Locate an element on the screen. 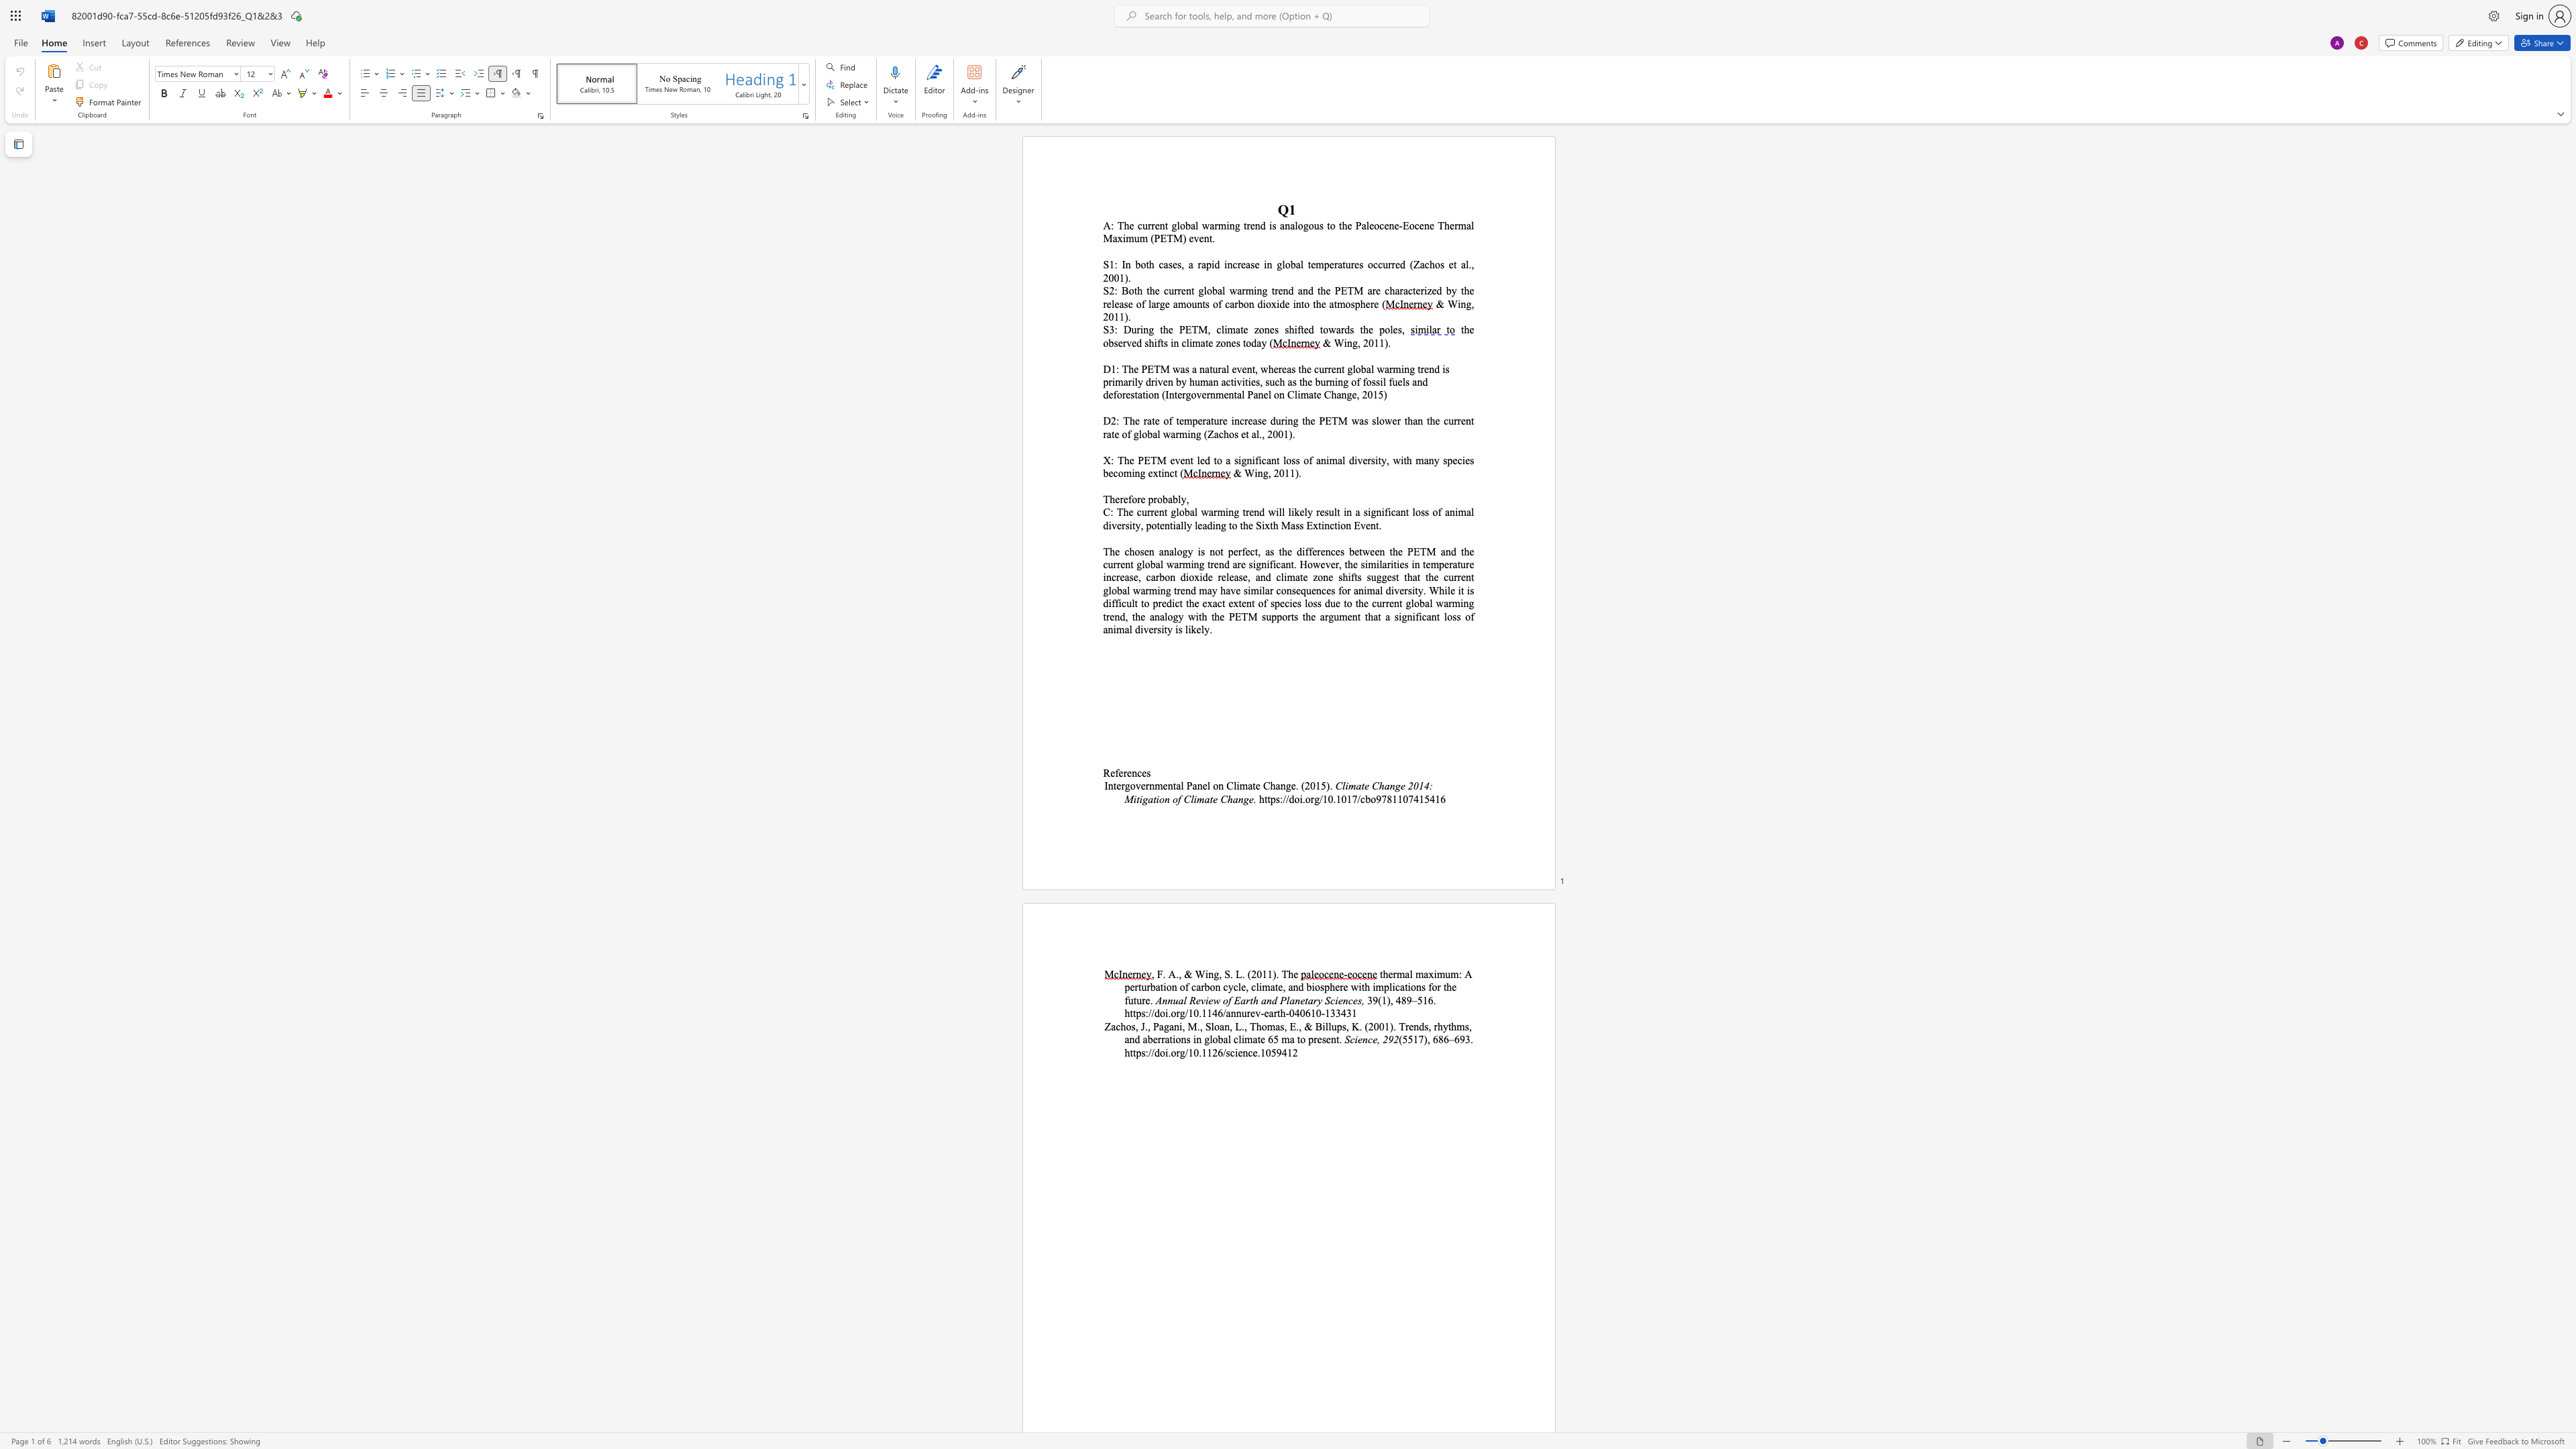  the 1th character "l" in the text is located at coordinates (1289, 511).